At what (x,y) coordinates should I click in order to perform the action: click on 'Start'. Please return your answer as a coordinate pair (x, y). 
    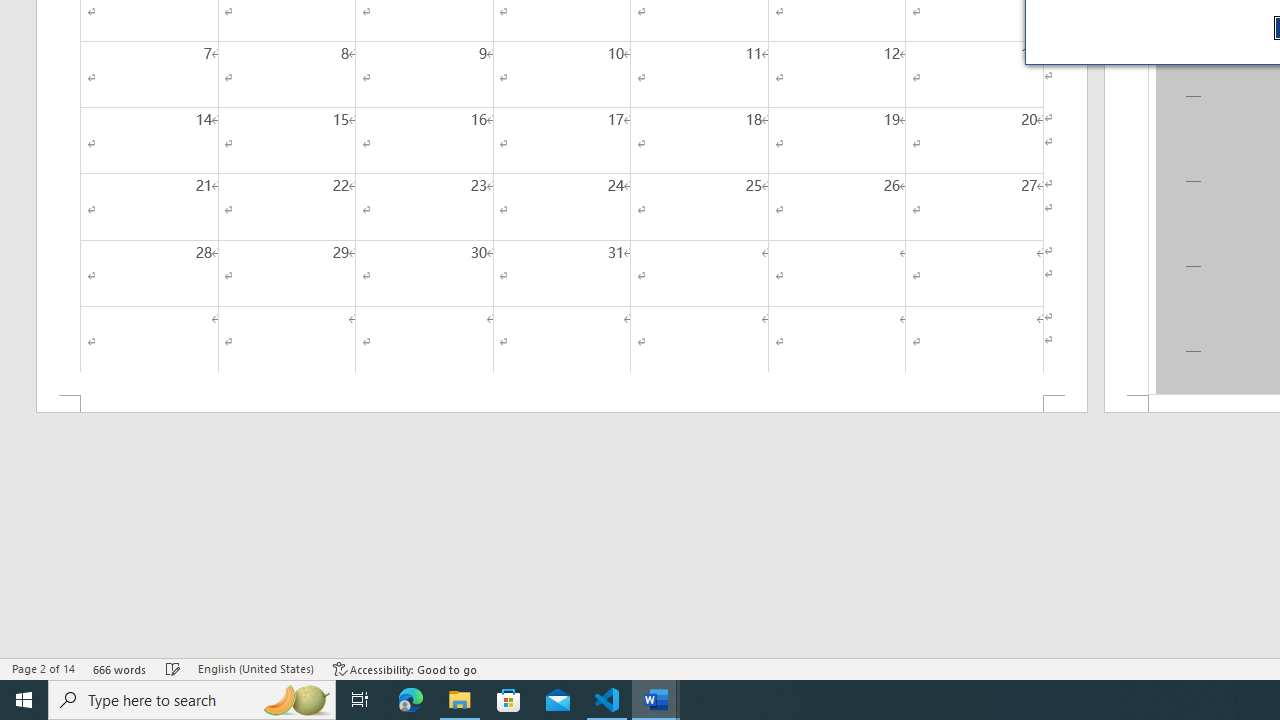
    Looking at the image, I should click on (24, 698).